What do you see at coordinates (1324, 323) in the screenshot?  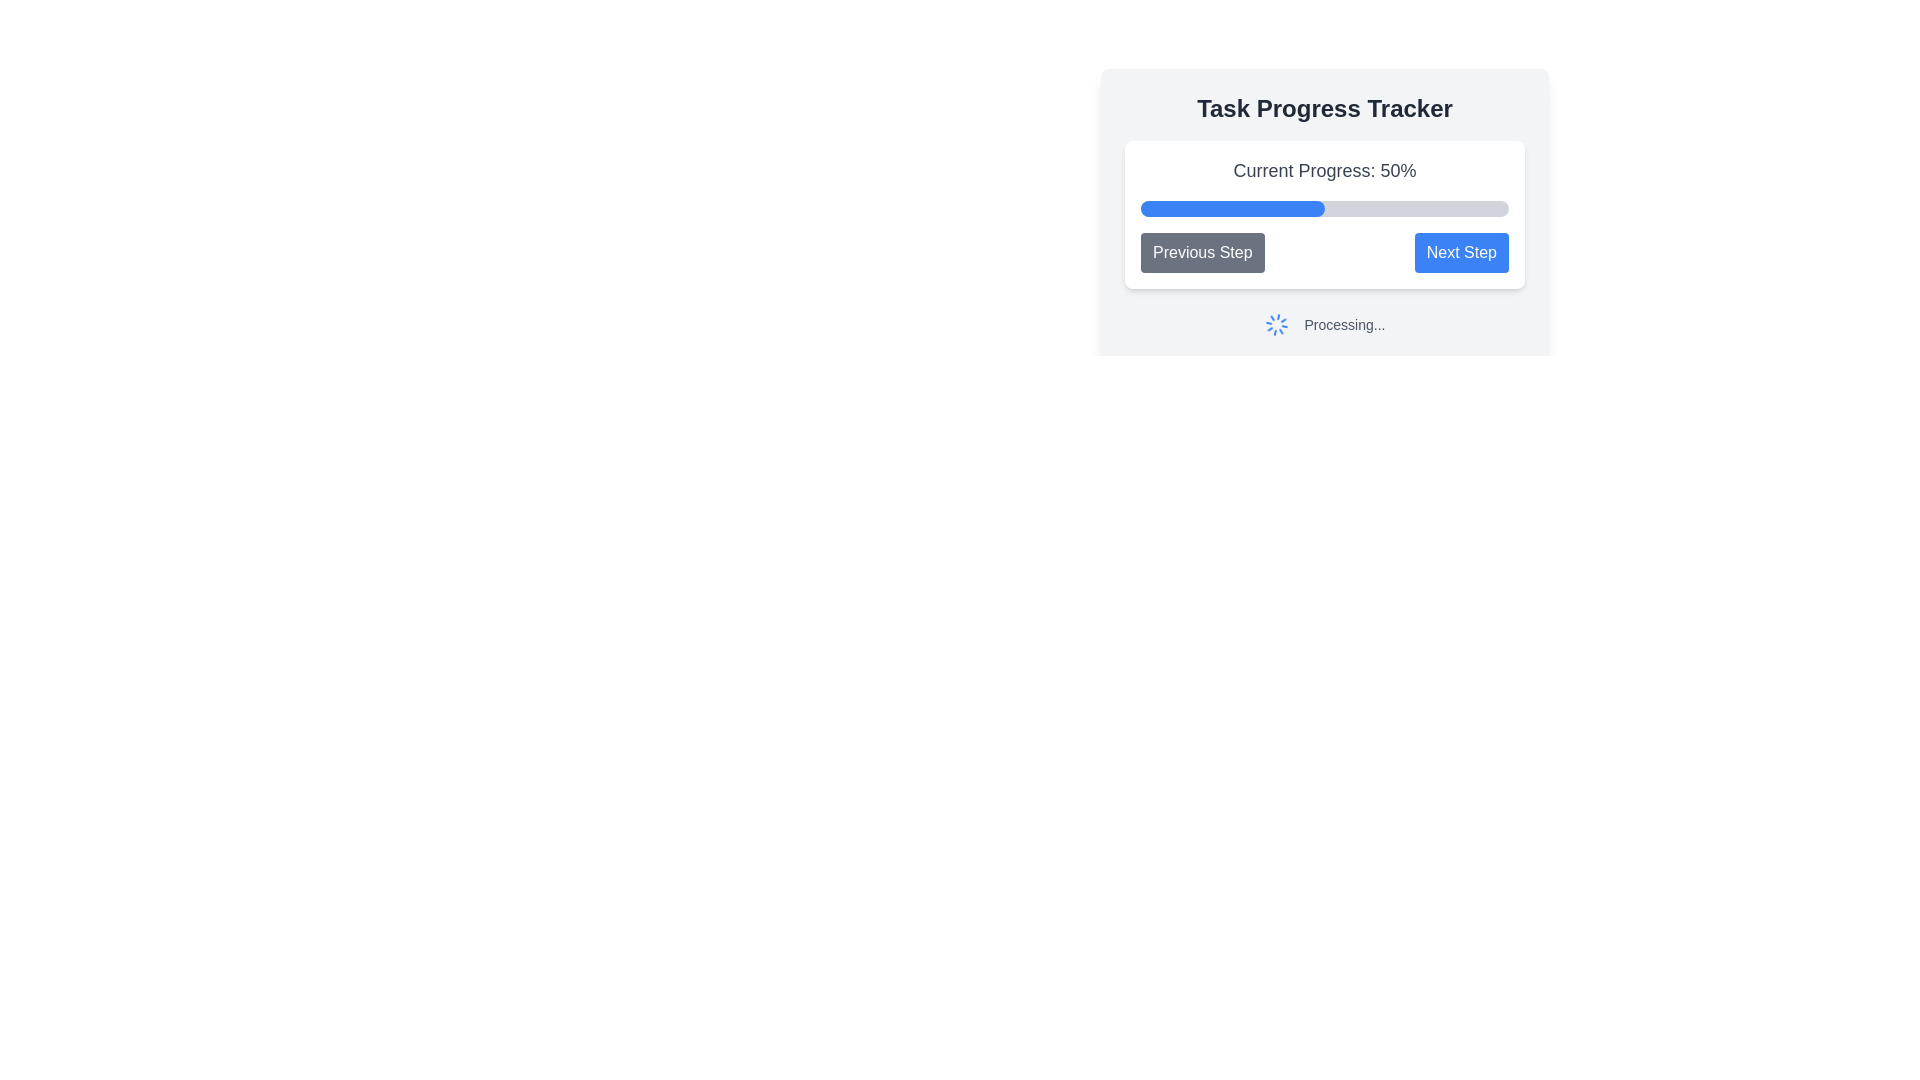 I see `the Loading Indicator displaying 'Processing...' with a spinning blue circular loader icon, which is located in the 'Task Progress Tracker' interface, centered below the progress tracker and buttons` at bounding box center [1324, 323].